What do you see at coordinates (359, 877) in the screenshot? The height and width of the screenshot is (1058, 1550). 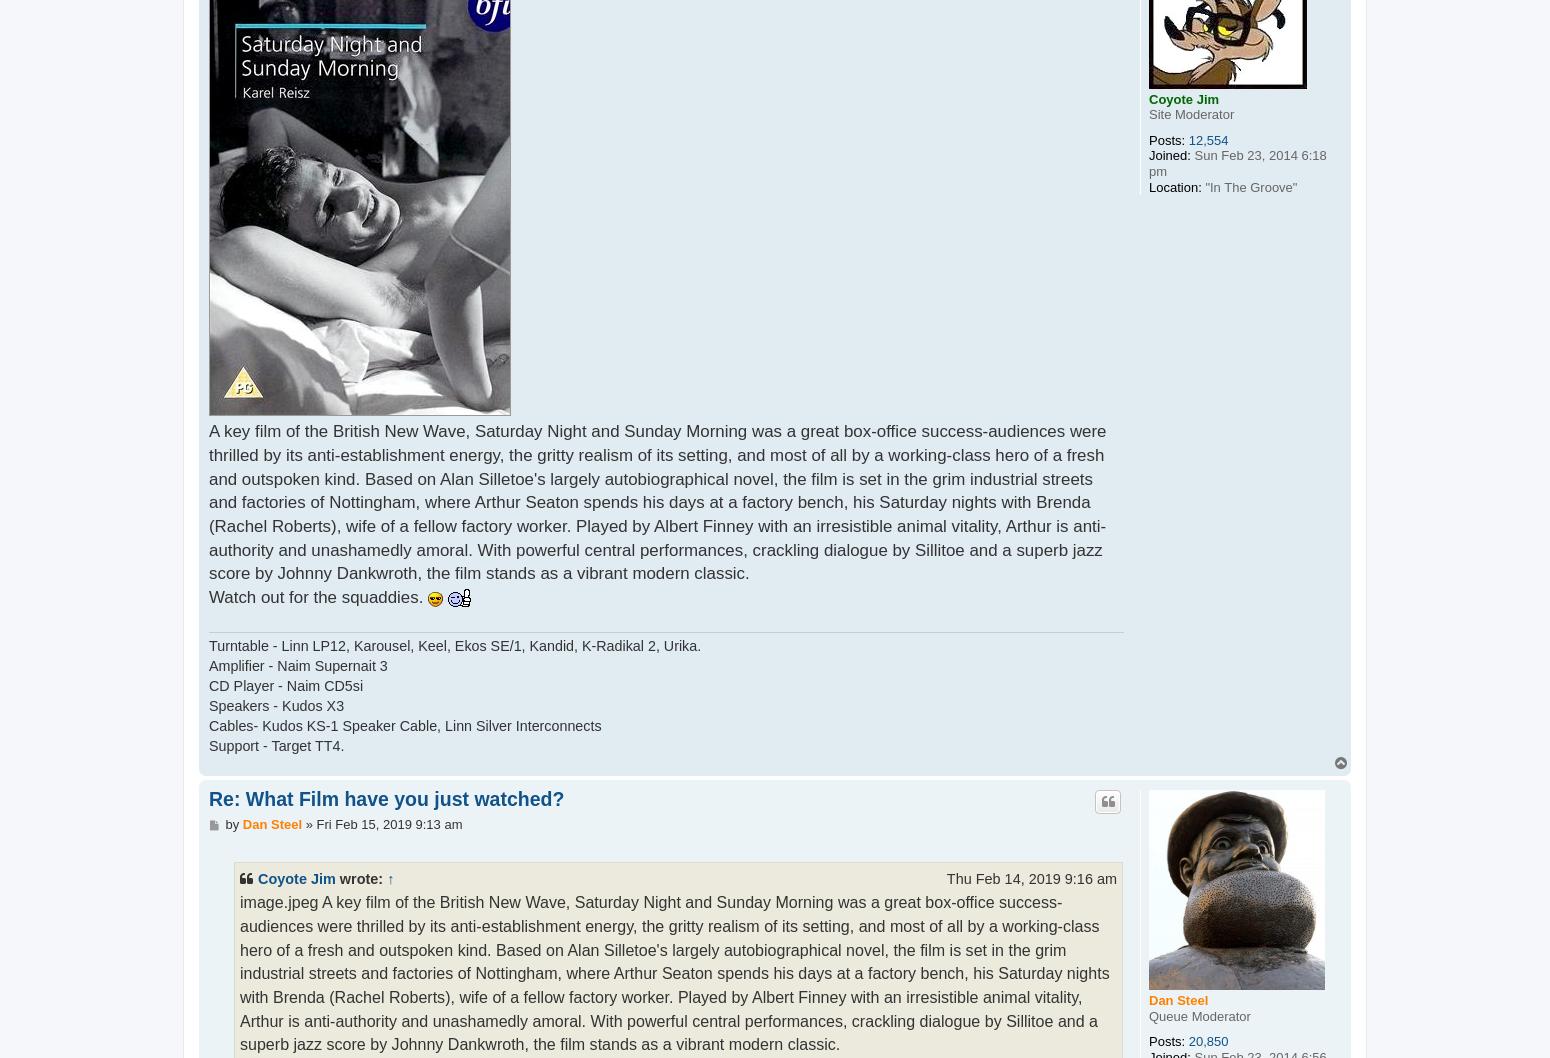 I see `'wrote:'` at bounding box center [359, 877].